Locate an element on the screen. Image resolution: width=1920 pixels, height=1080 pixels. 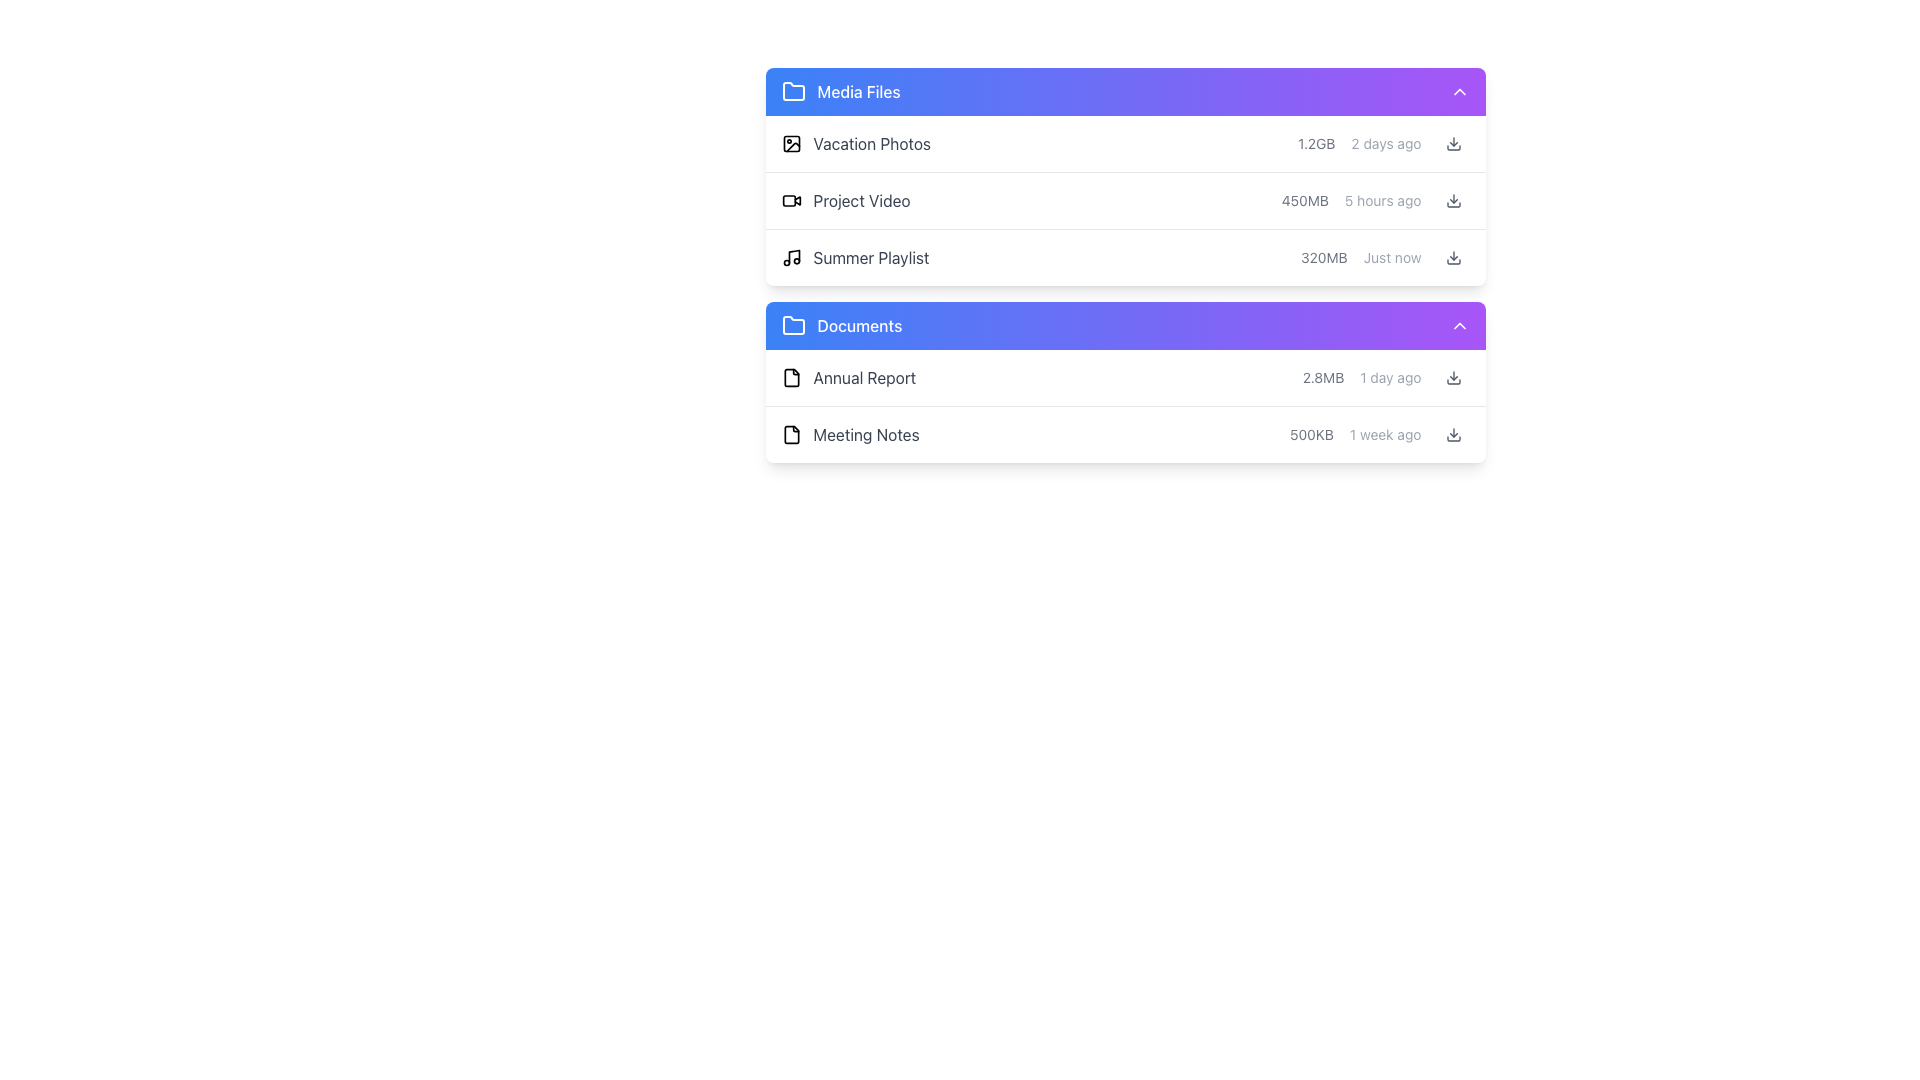
the icon representing the 'Media Files' section, which is positioned to the left of the text 'Media Files' in the top section of the interface is located at coordinates (792, 92).